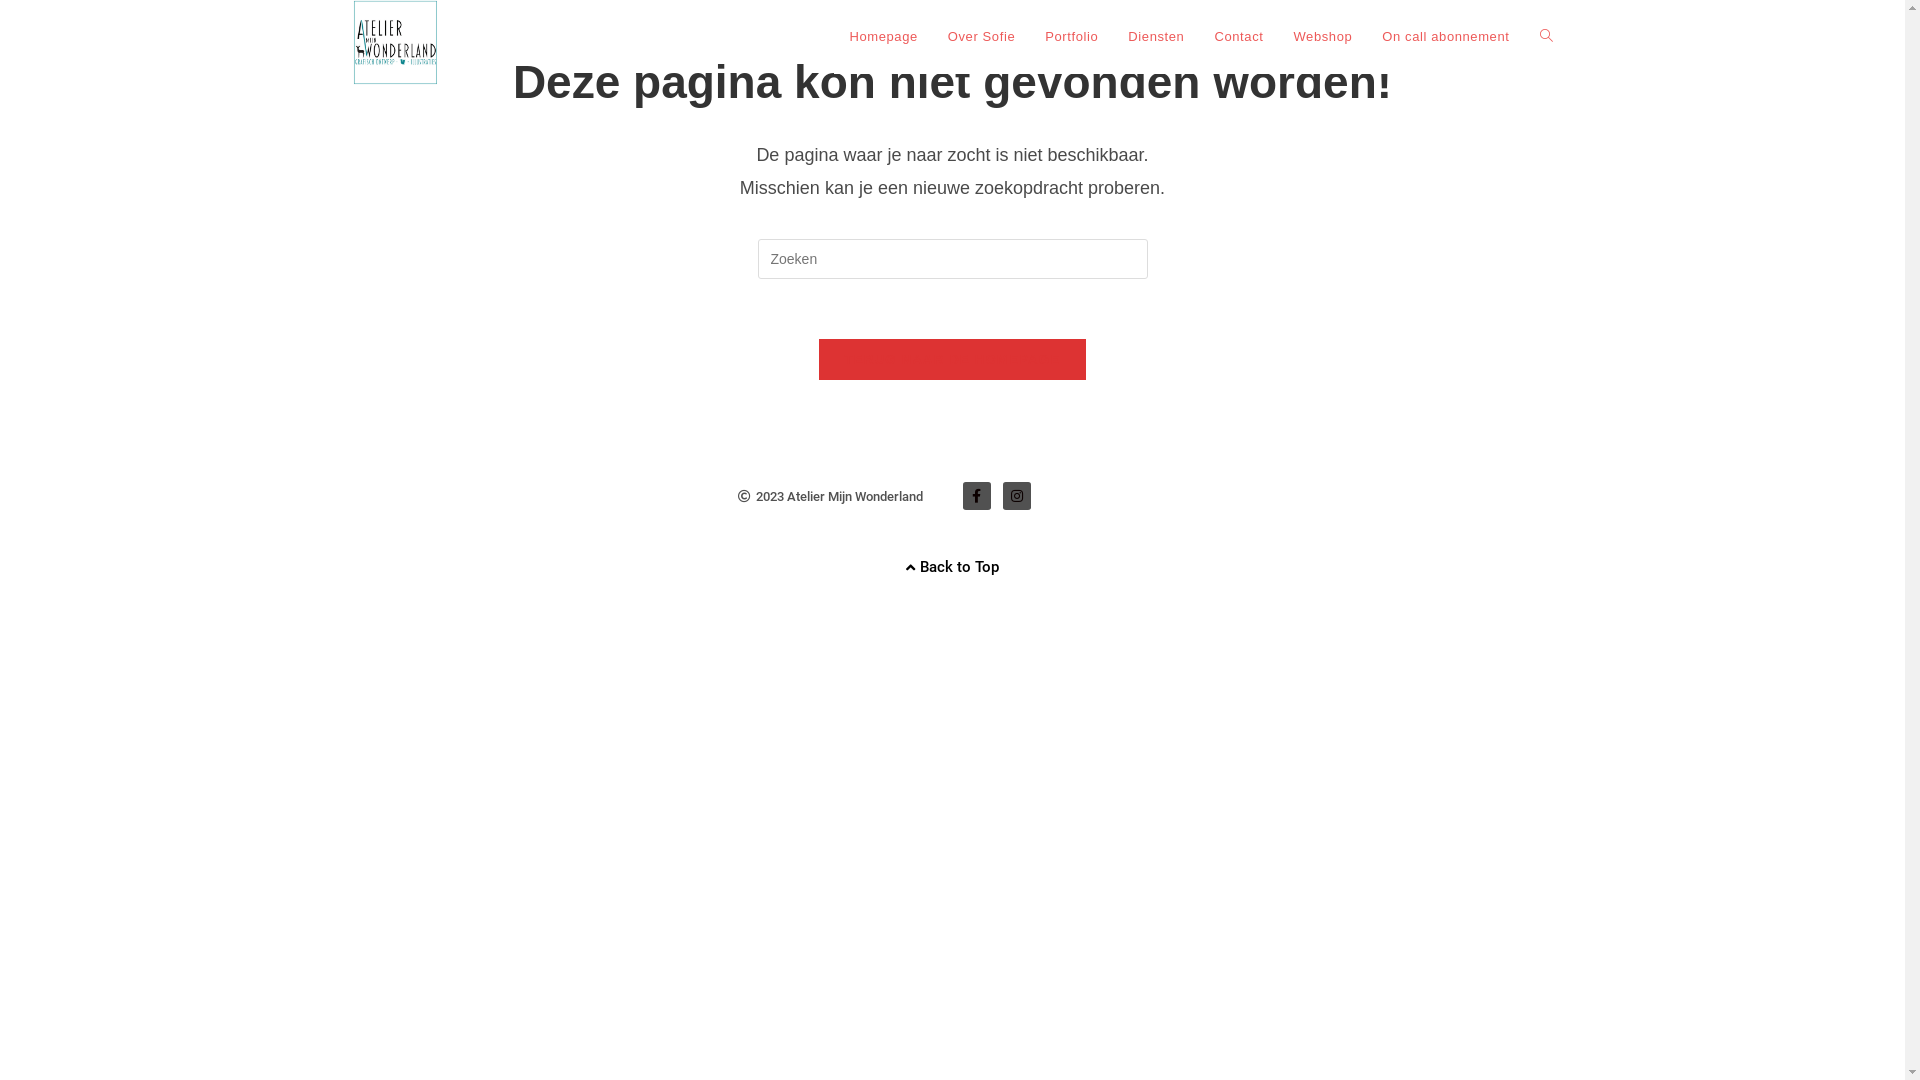 The image size is (1920, 1080). What do you see at coordinates (882, 37) in the screenshot?
I see `'Homepage'` at bounding box center [882, 37].